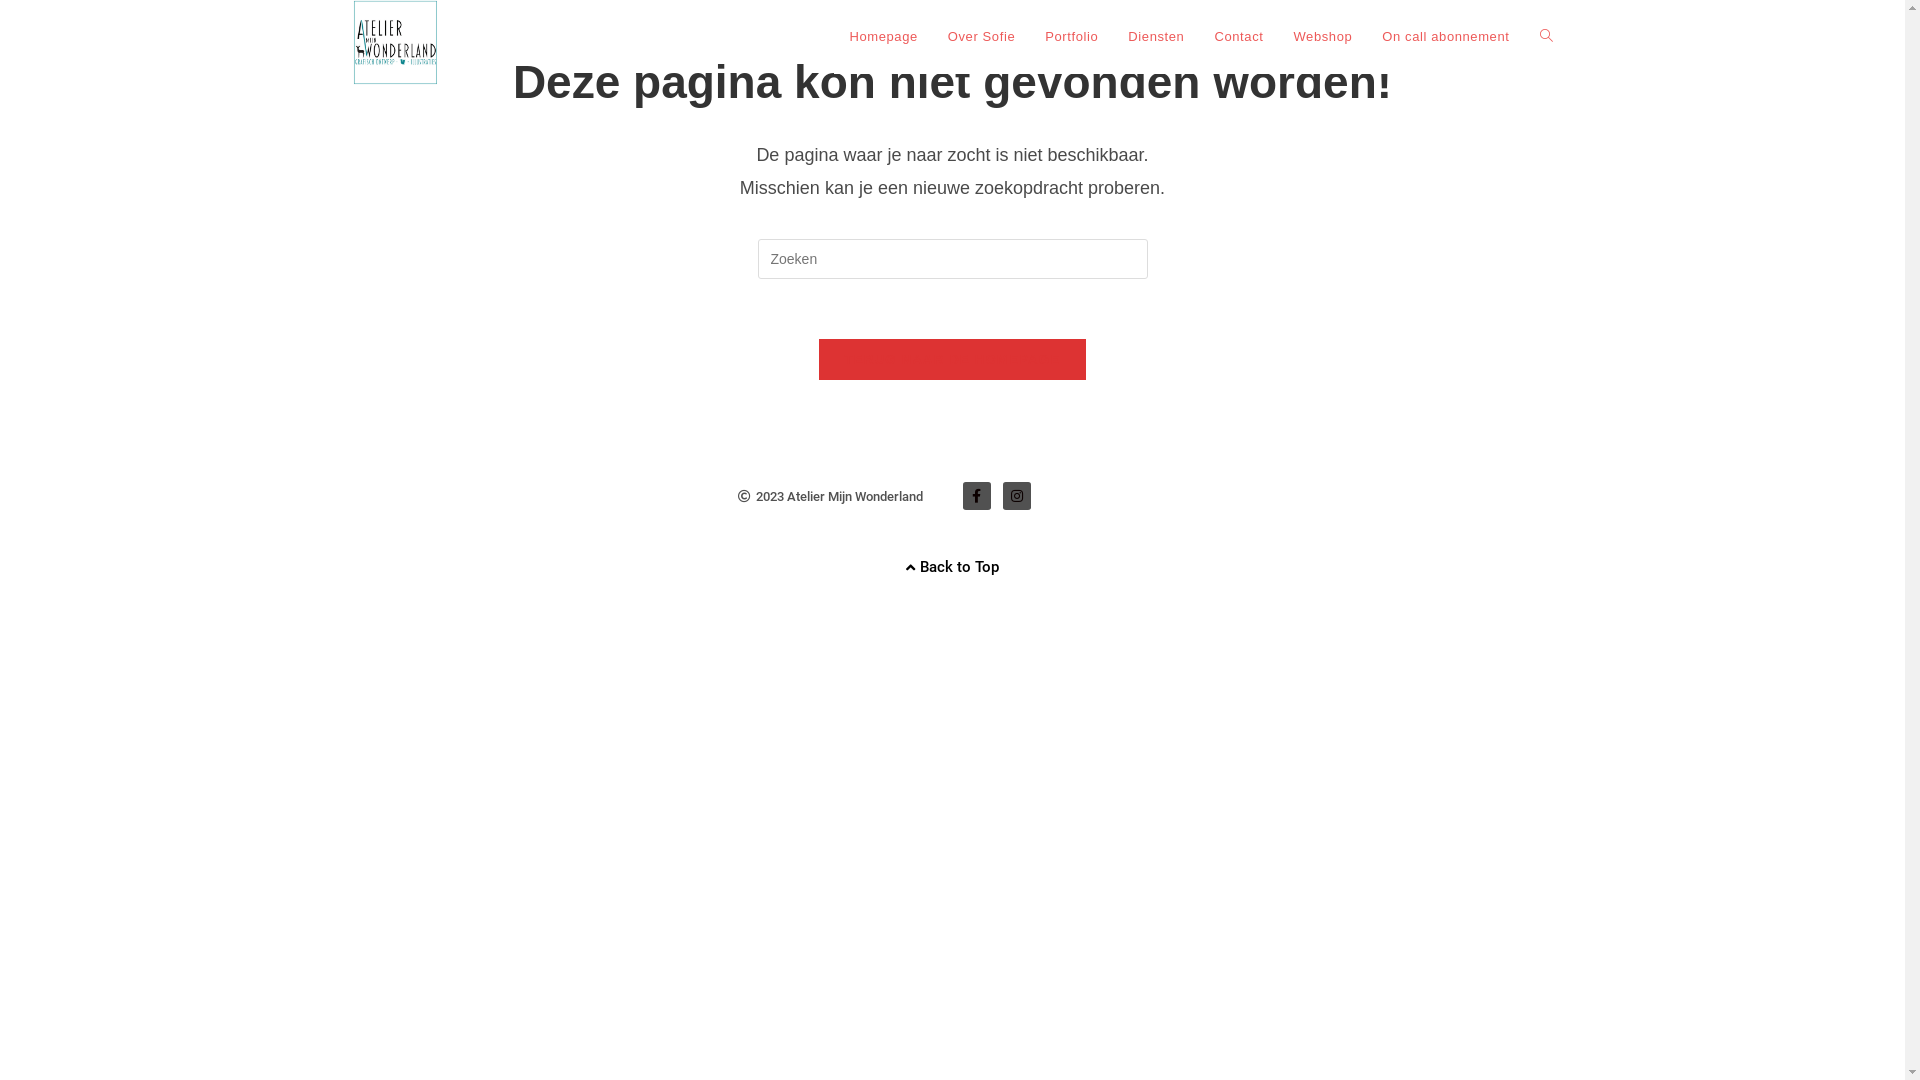 The image size is (1920, 1080). What do you see at coordinates (882, 37) in the screenshot?
I see `'Homepage'` at bounding box center [882, 37].